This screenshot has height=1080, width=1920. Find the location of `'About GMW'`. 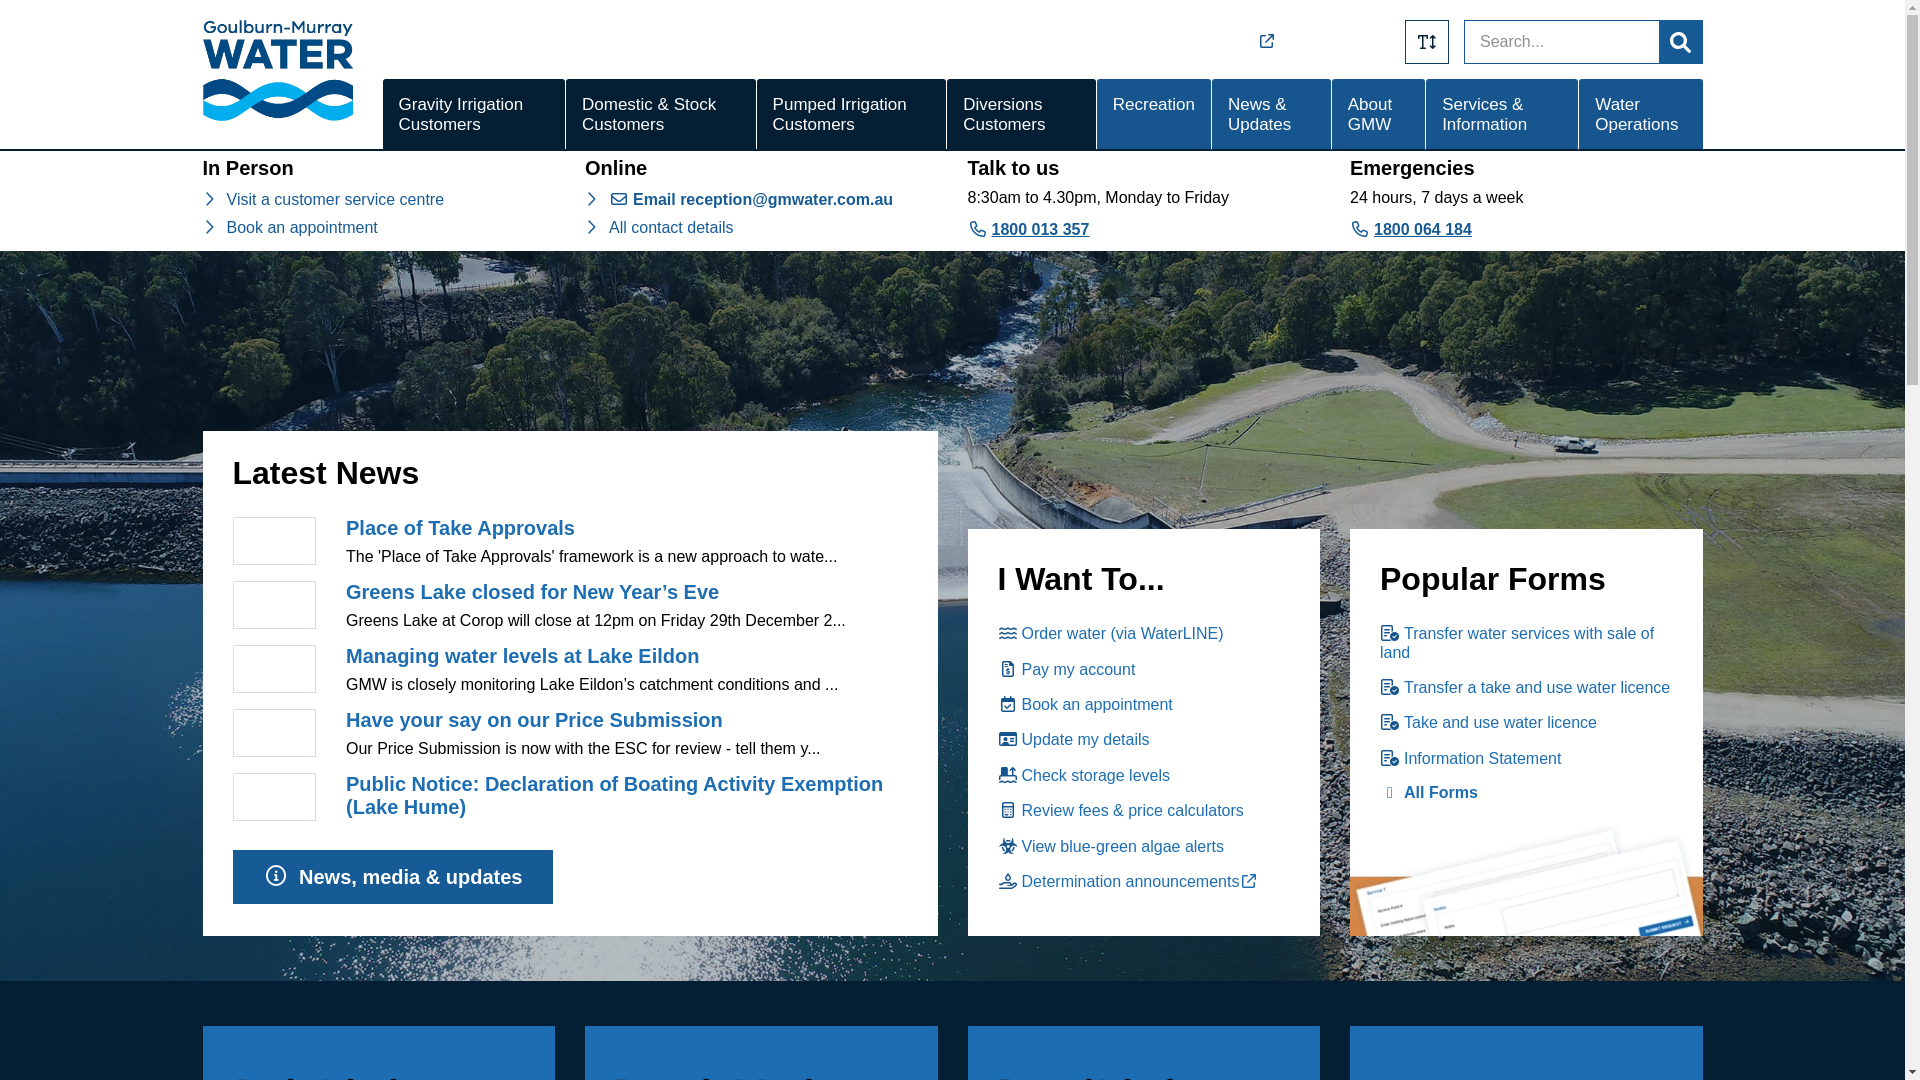

'About GMW' is located at coordinates (1331, 115).